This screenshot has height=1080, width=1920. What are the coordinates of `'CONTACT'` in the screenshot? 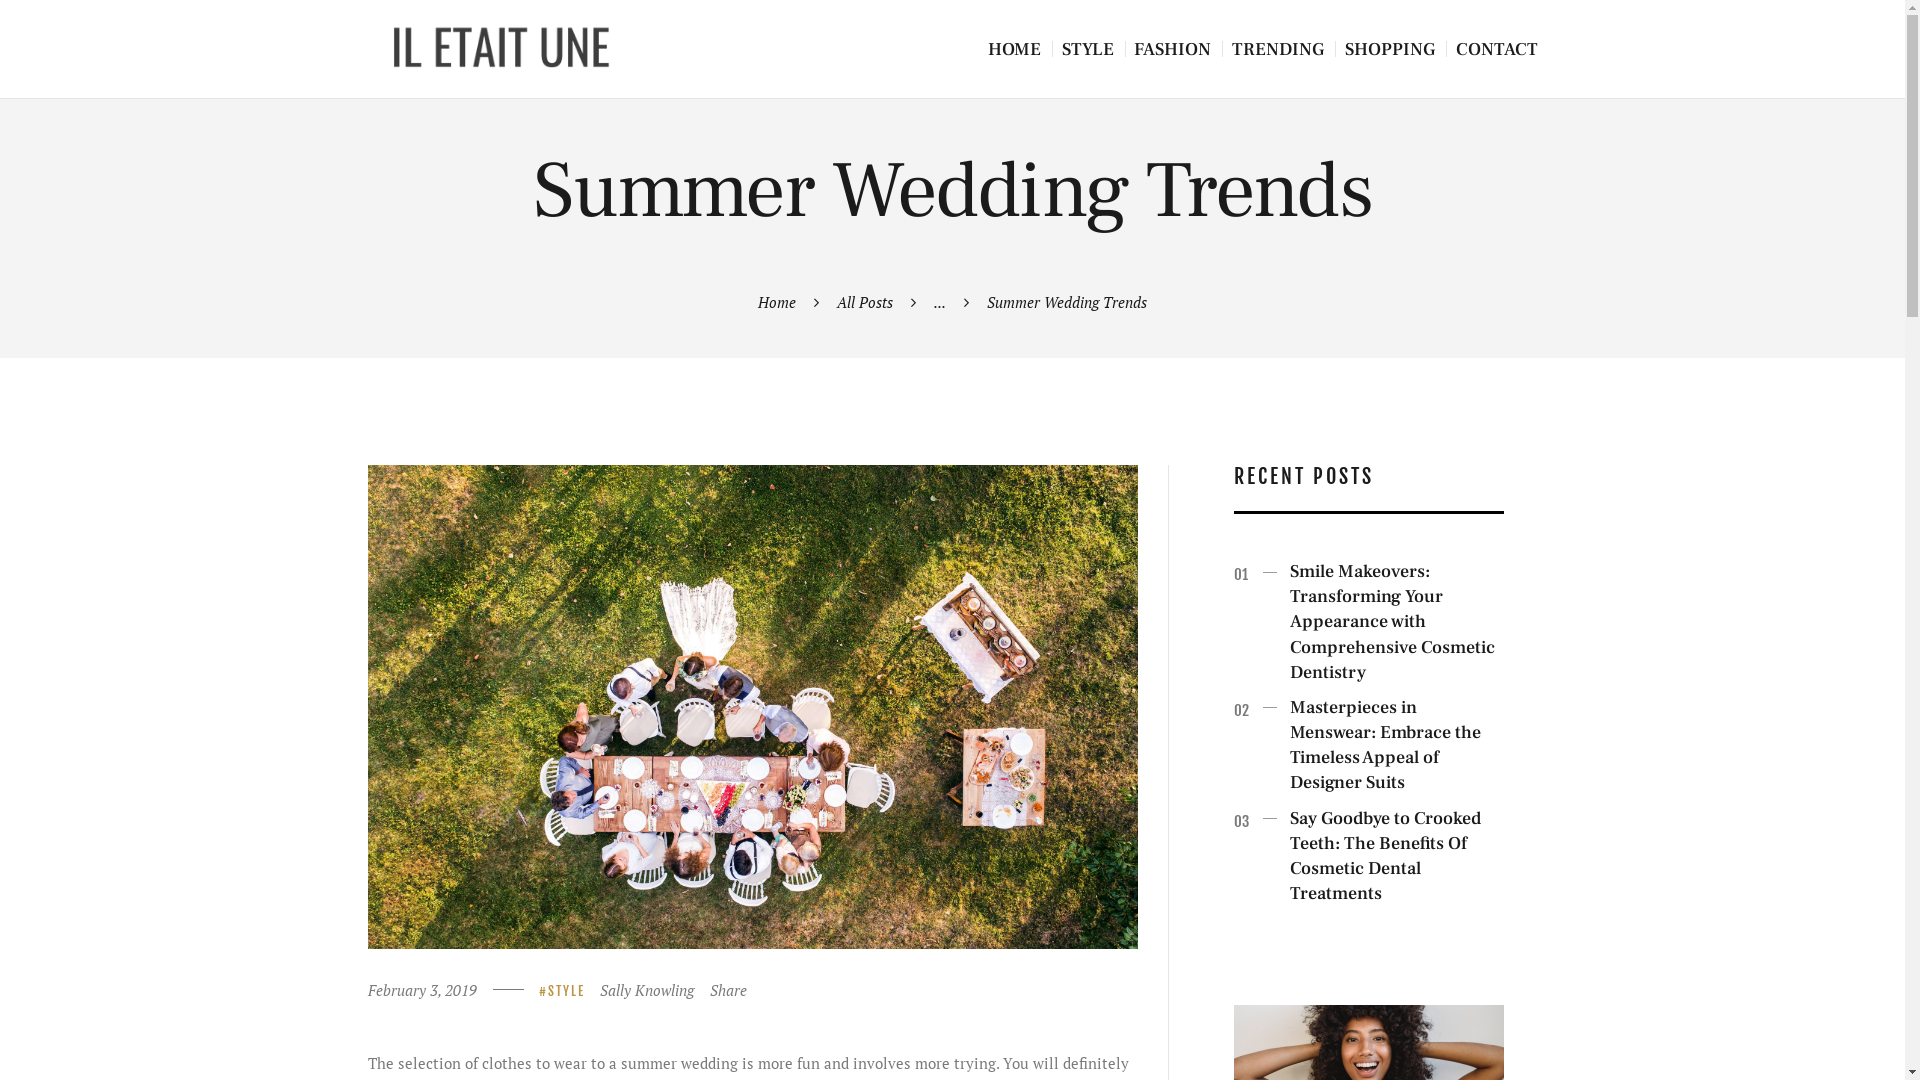 It's located at (1455, 48).